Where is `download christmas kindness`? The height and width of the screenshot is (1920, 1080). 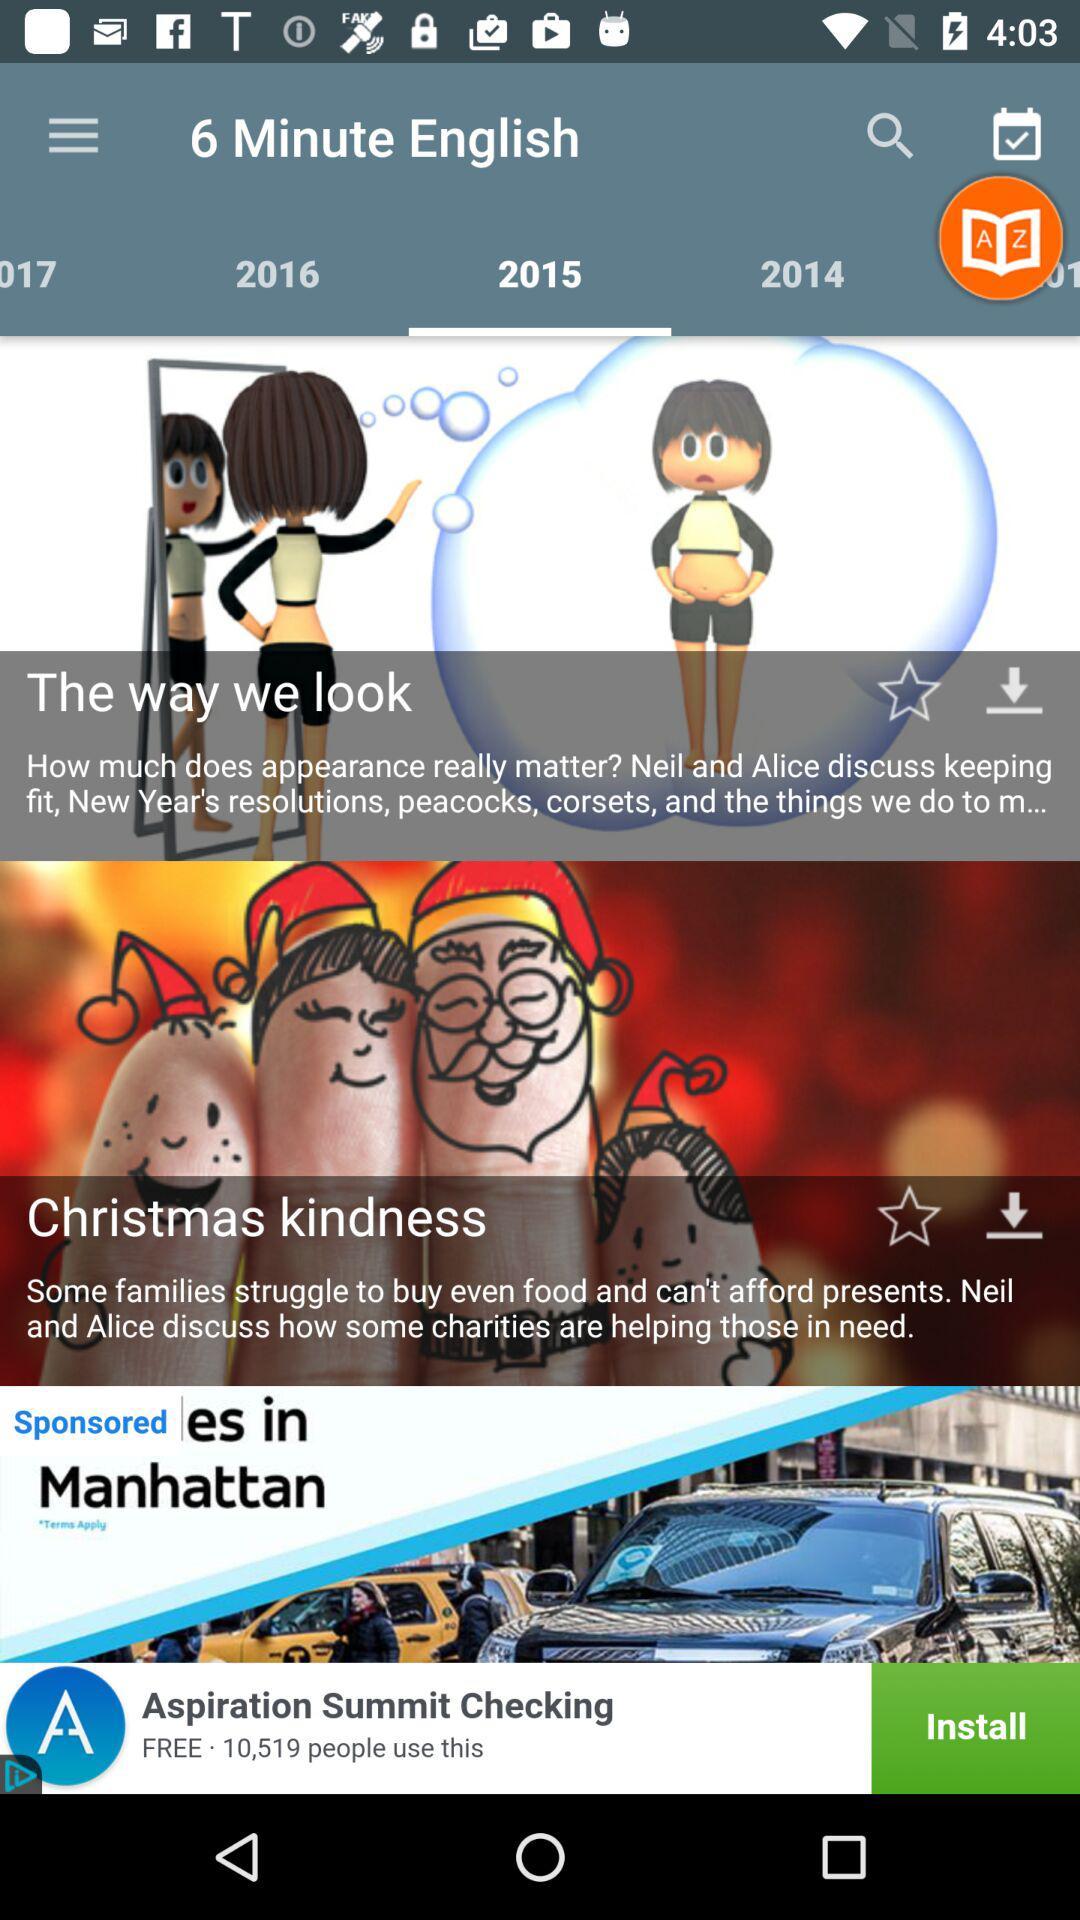 download christmas kindness is located at coordinates (1014, 1214).